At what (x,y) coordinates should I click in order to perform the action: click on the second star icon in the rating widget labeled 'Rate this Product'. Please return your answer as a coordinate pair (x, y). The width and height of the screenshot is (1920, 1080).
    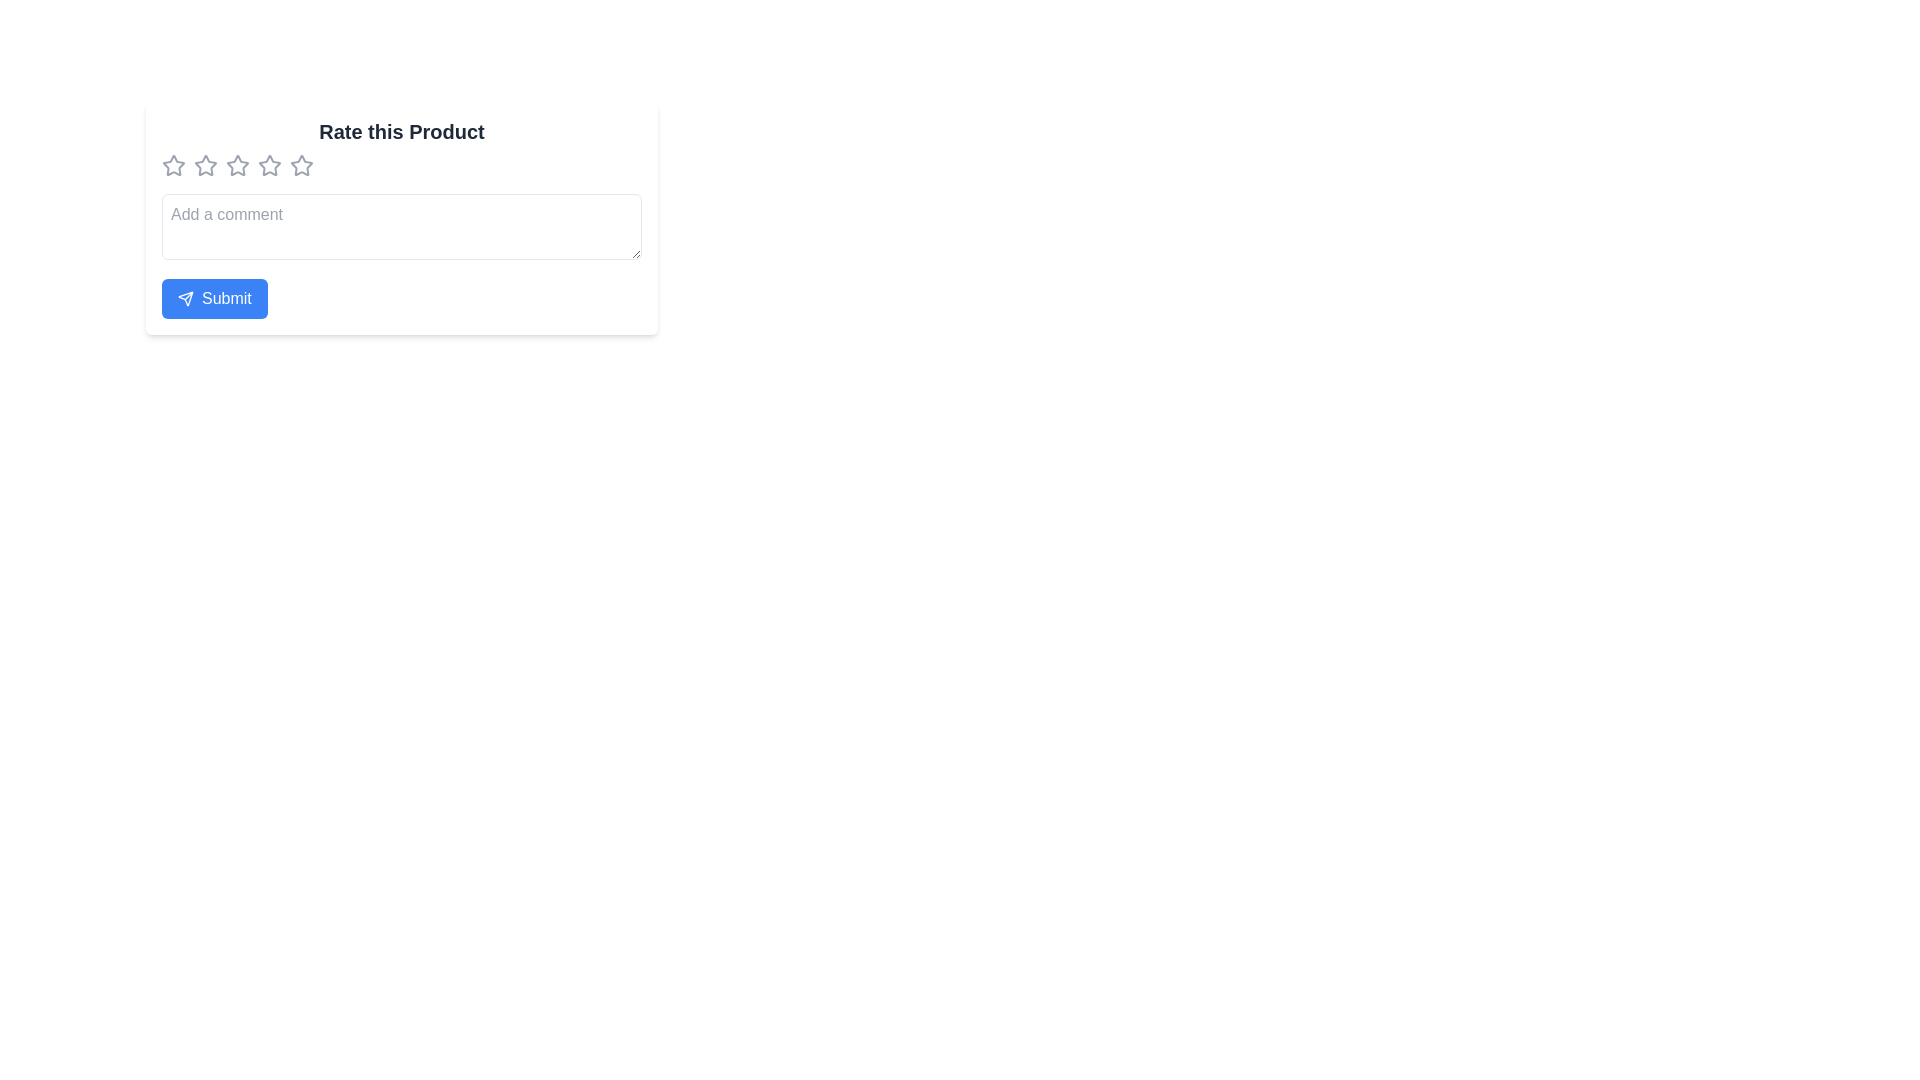
    Looking at the image, I should click on (238, 164).